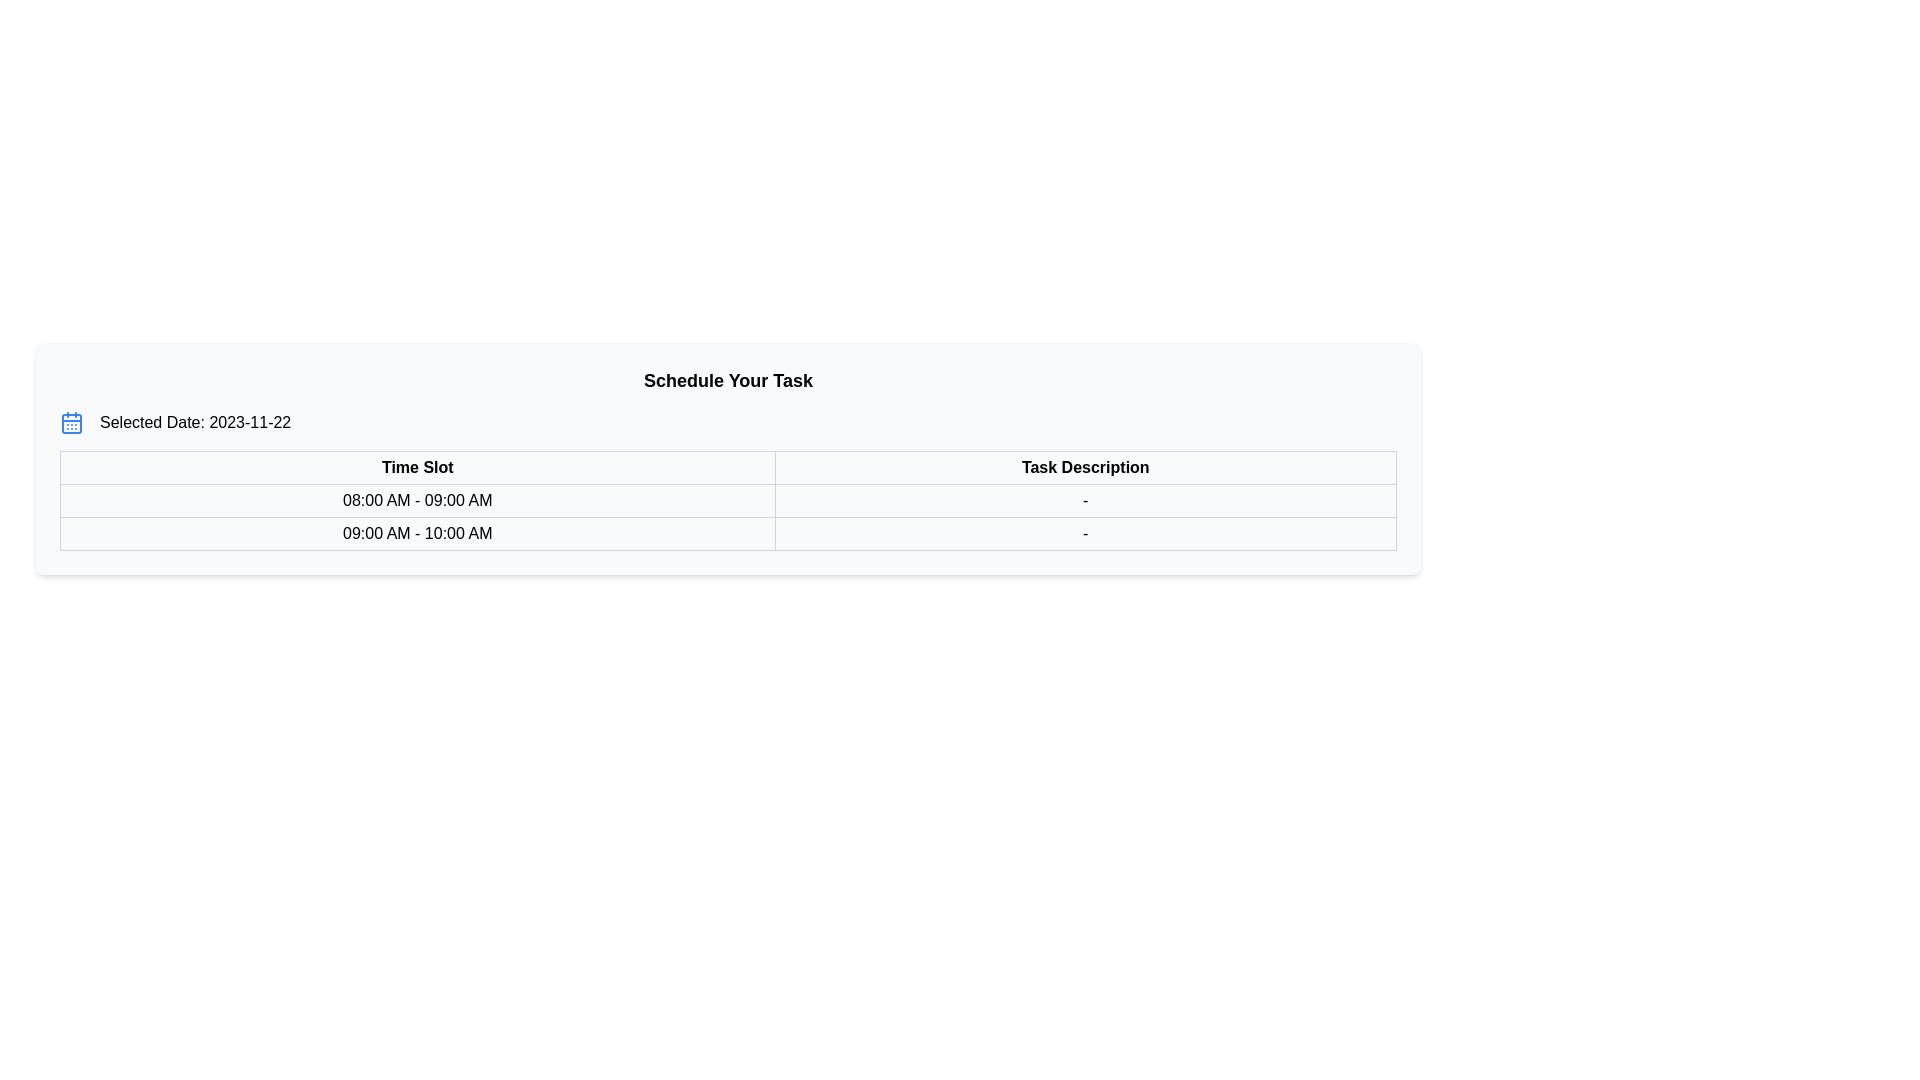  Describe the element at coordinates (416, 532) in the screenshot. I see `the time slot text label located in the second row of the 'Time Slot' table, which is positioned beneath '08:00 AM - 09:00 AM'` at that location.